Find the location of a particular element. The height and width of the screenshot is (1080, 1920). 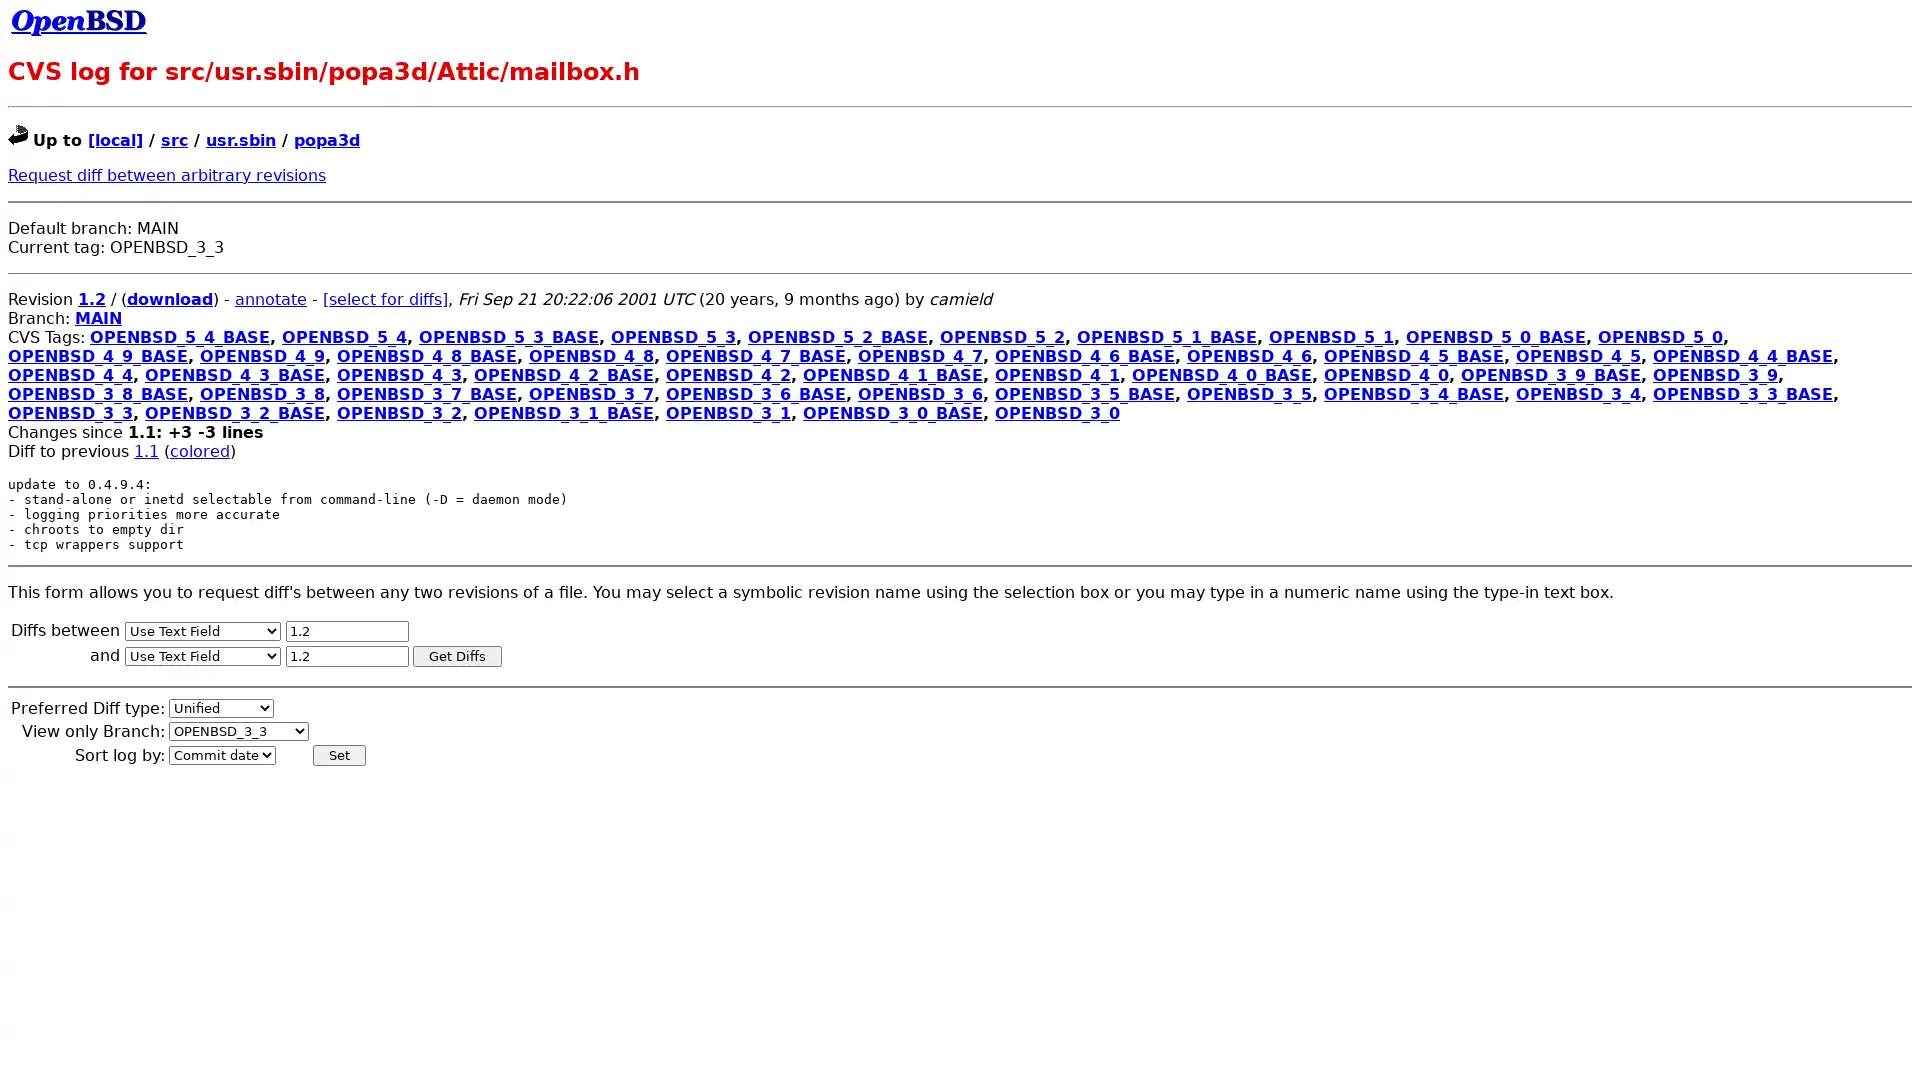

Get Diffs is located at coordinates (456, 655).